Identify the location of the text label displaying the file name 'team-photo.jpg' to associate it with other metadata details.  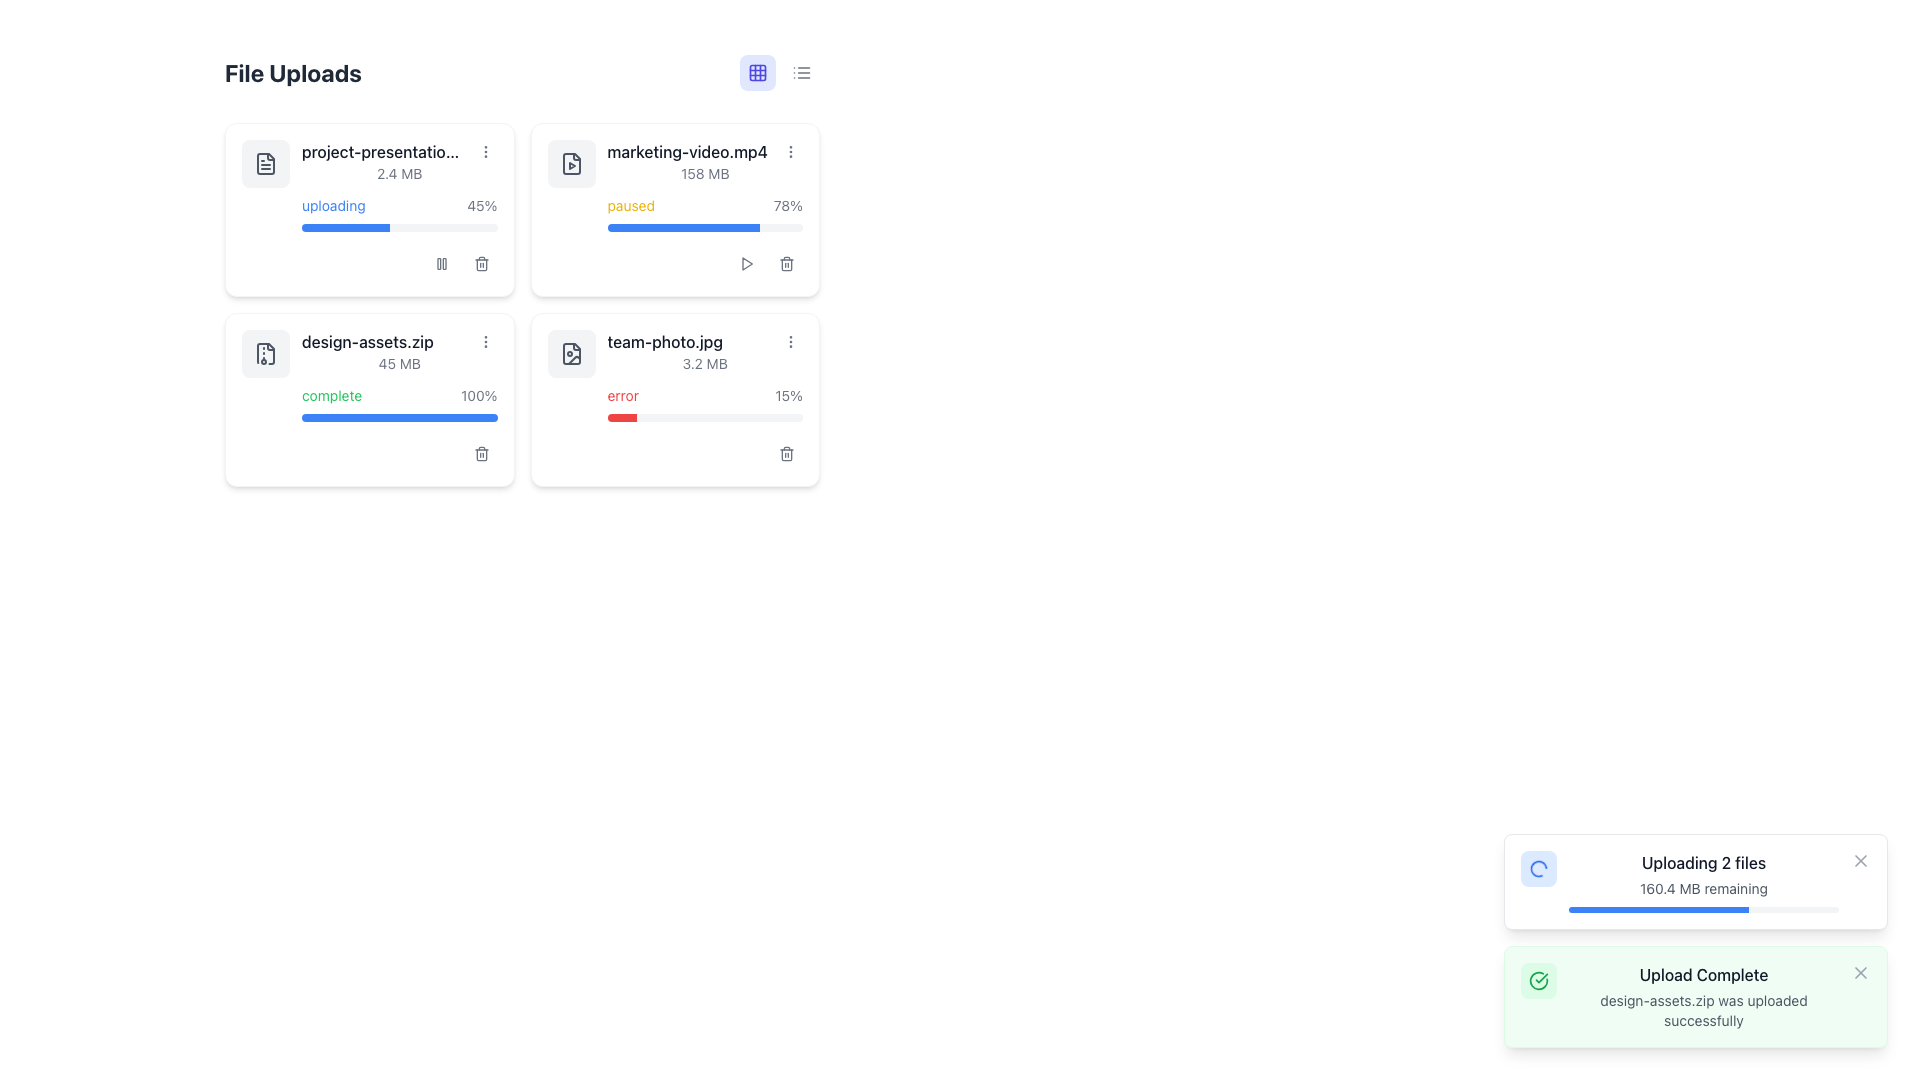
(705, 341).